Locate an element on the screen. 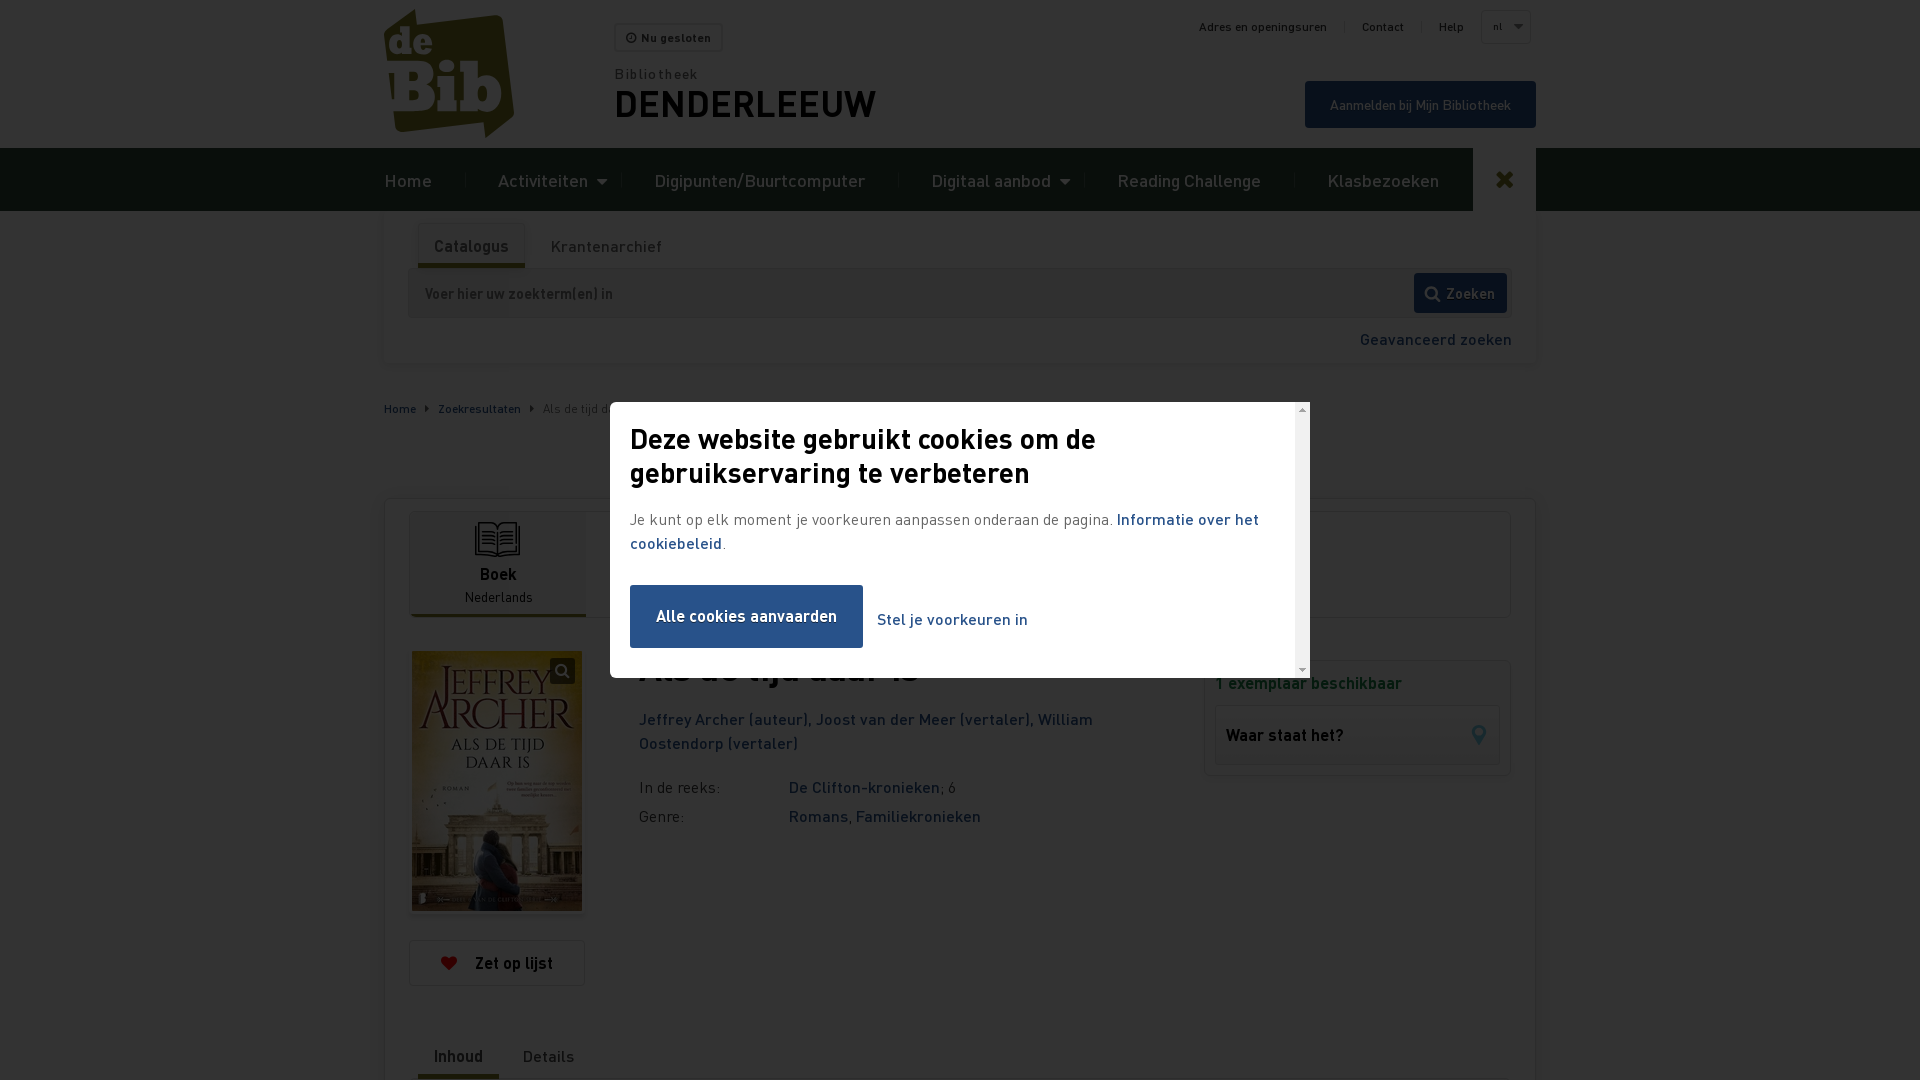 This screenshot has width=1920, height=1080. 'Nu gesloten' is located at coordinates (668, 37).